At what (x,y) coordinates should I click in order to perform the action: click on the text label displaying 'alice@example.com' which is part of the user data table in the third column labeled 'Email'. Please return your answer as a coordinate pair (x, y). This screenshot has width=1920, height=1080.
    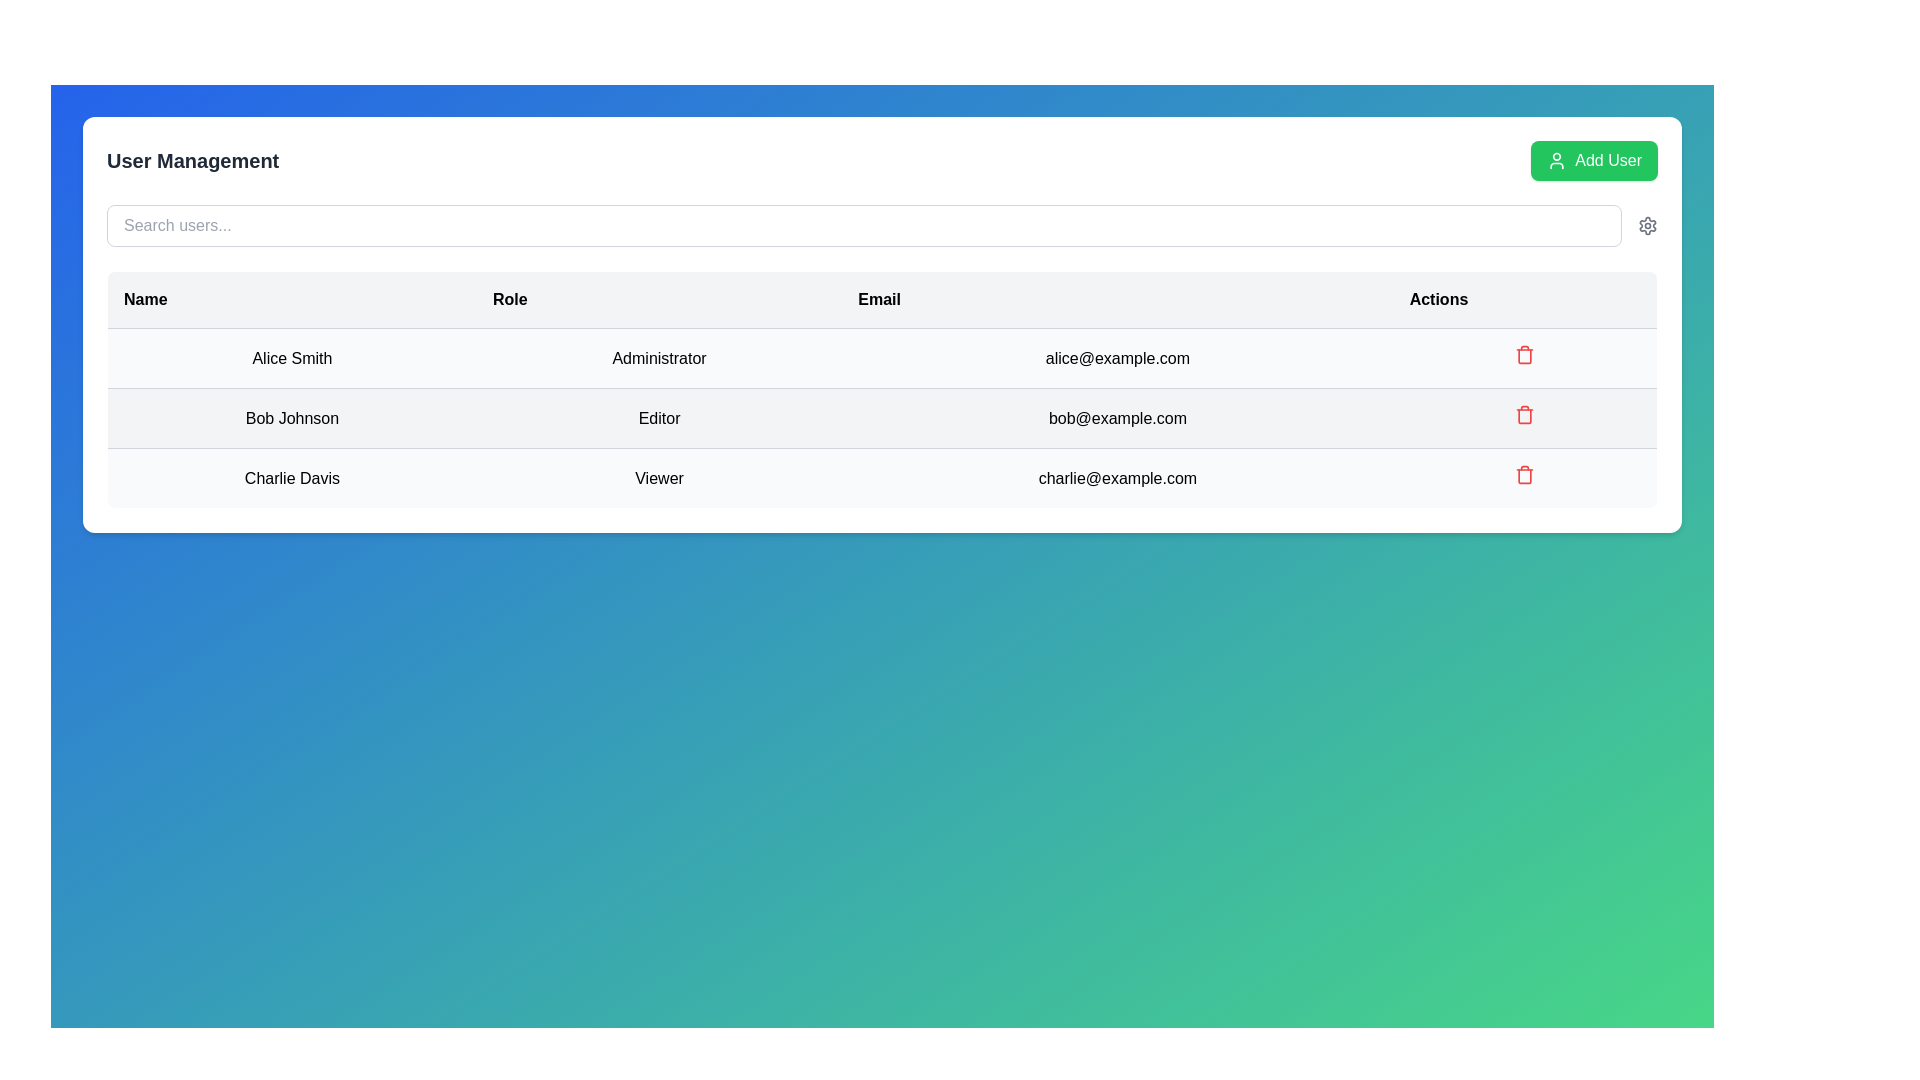
    Looking at the image, I should click on (1117, 357).